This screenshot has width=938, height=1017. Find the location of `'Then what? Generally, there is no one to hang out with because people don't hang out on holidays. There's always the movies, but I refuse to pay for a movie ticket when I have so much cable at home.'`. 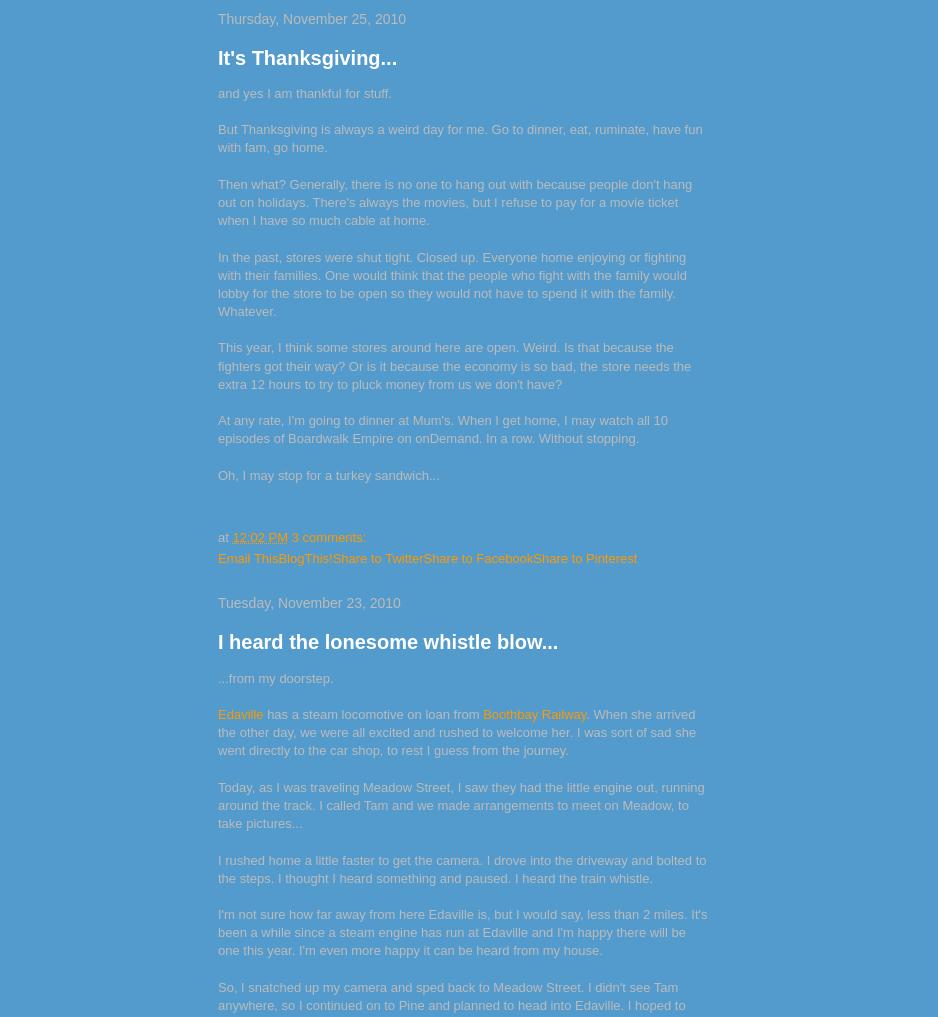

'Then what? Generally, there is no one to hang out with because people don't hang out on holidays. There's always the movies, but I refuse to pay for a movie ticket when I have so much cable at home.' is located at coordinates (454, 201).